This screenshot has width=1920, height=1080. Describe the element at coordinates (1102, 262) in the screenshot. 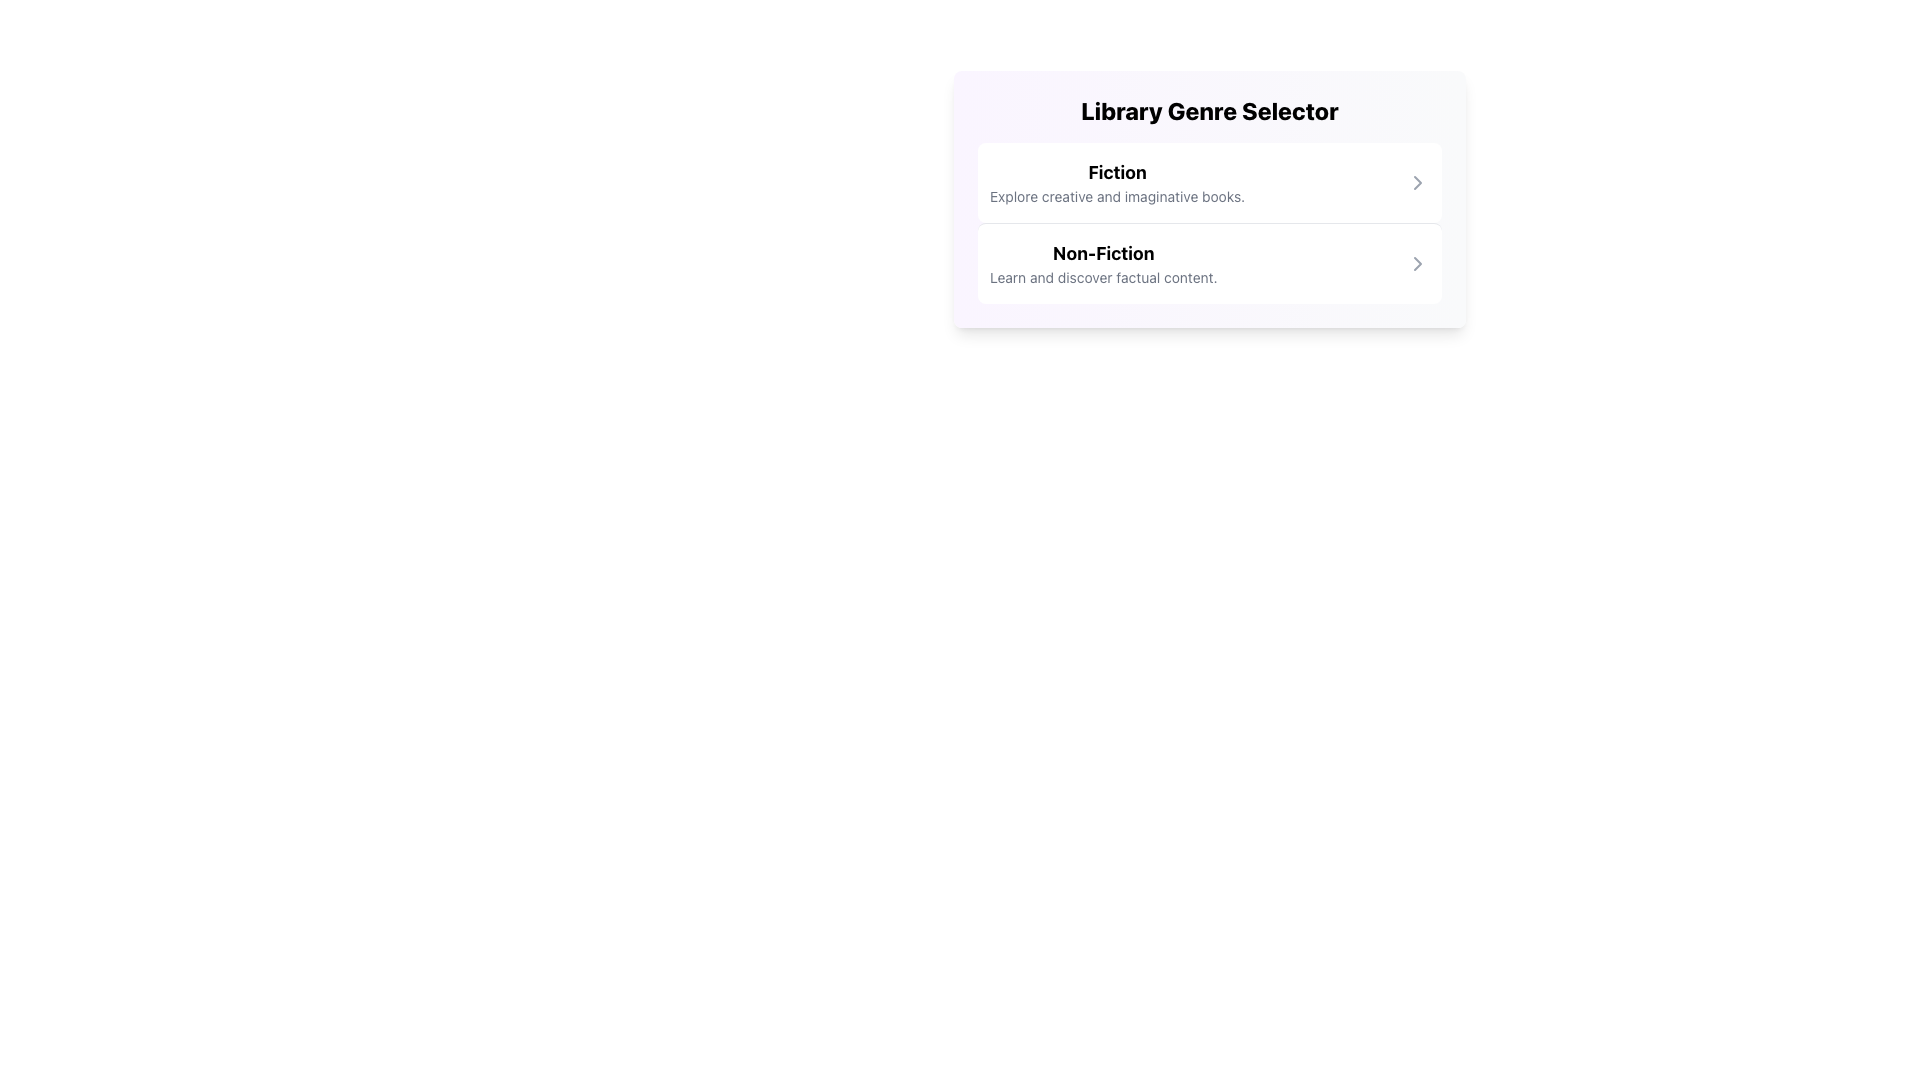

I see `the 'Non-Fiction' genre text block in the Library Genre Selector, which is the second entry below the Fiction section` at that location.